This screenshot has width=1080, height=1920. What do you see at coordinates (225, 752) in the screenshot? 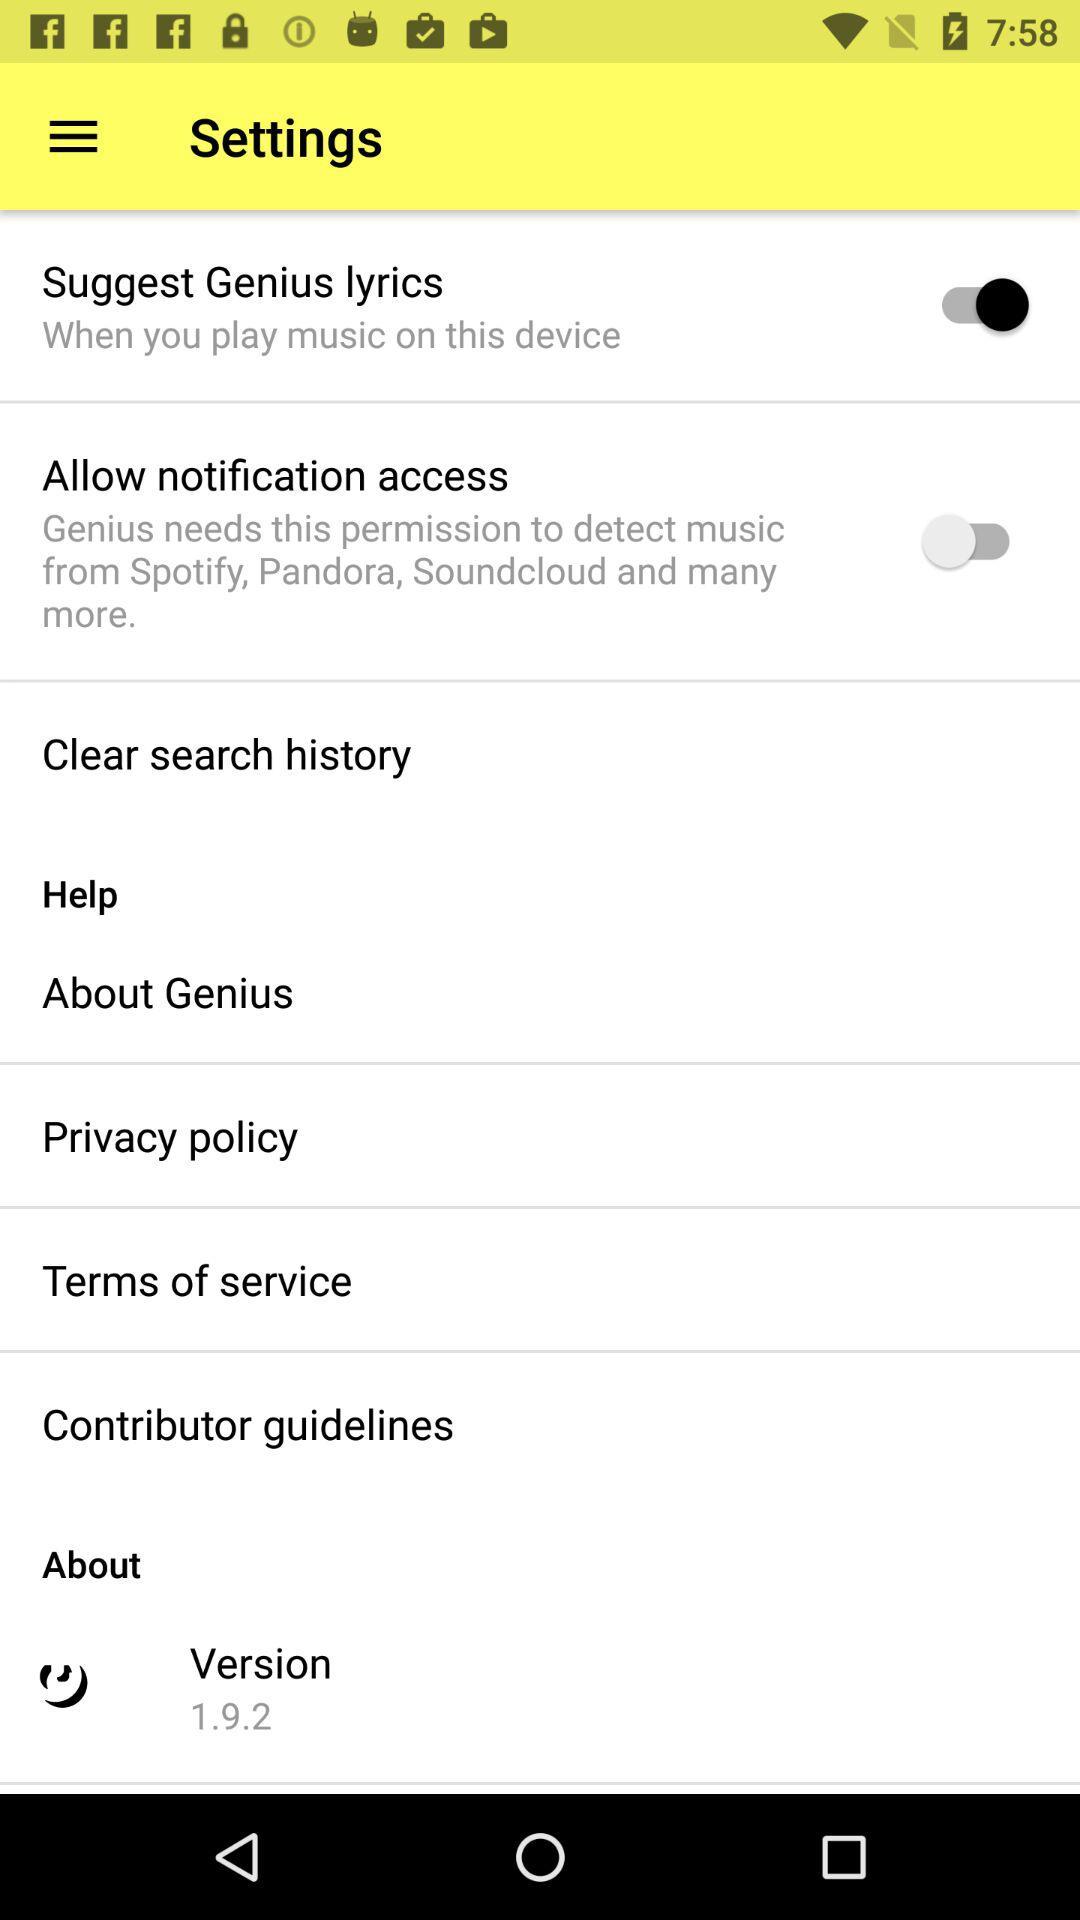
I see `the clear search history` at bounding box center [225, 752].